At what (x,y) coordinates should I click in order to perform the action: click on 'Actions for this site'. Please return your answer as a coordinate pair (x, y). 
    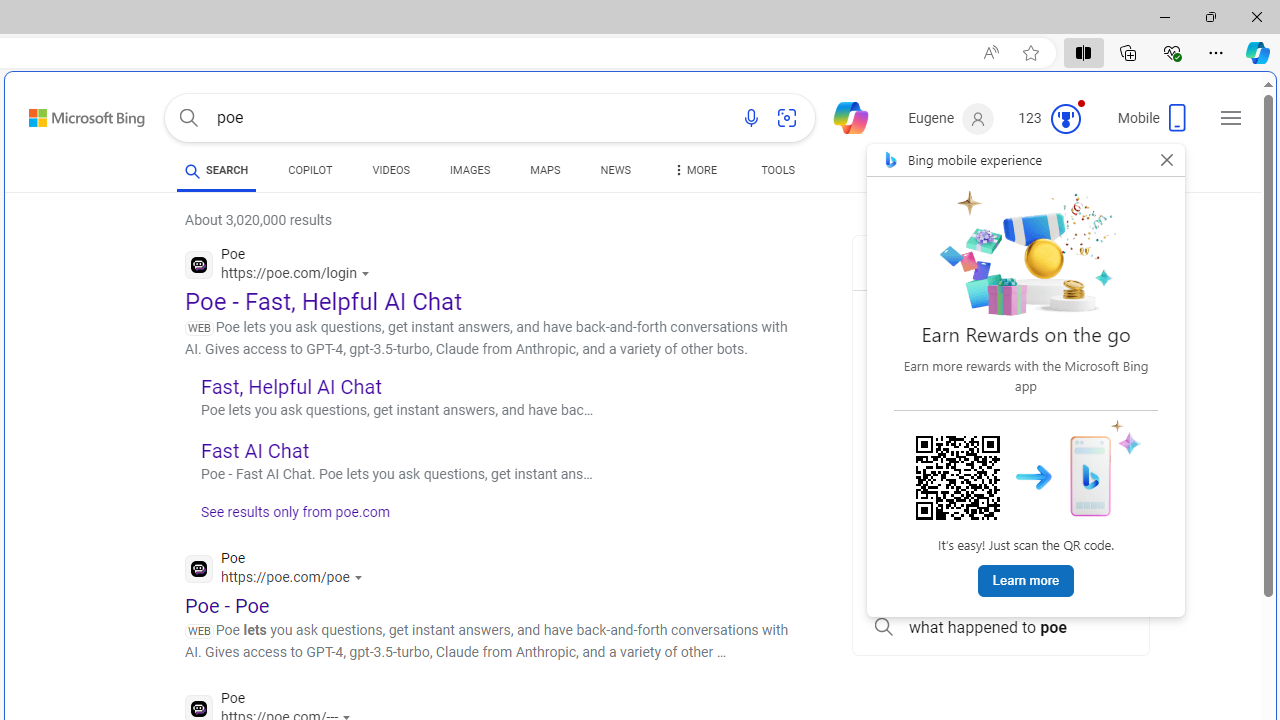
    Looking at the image, I should click on (360, 577).